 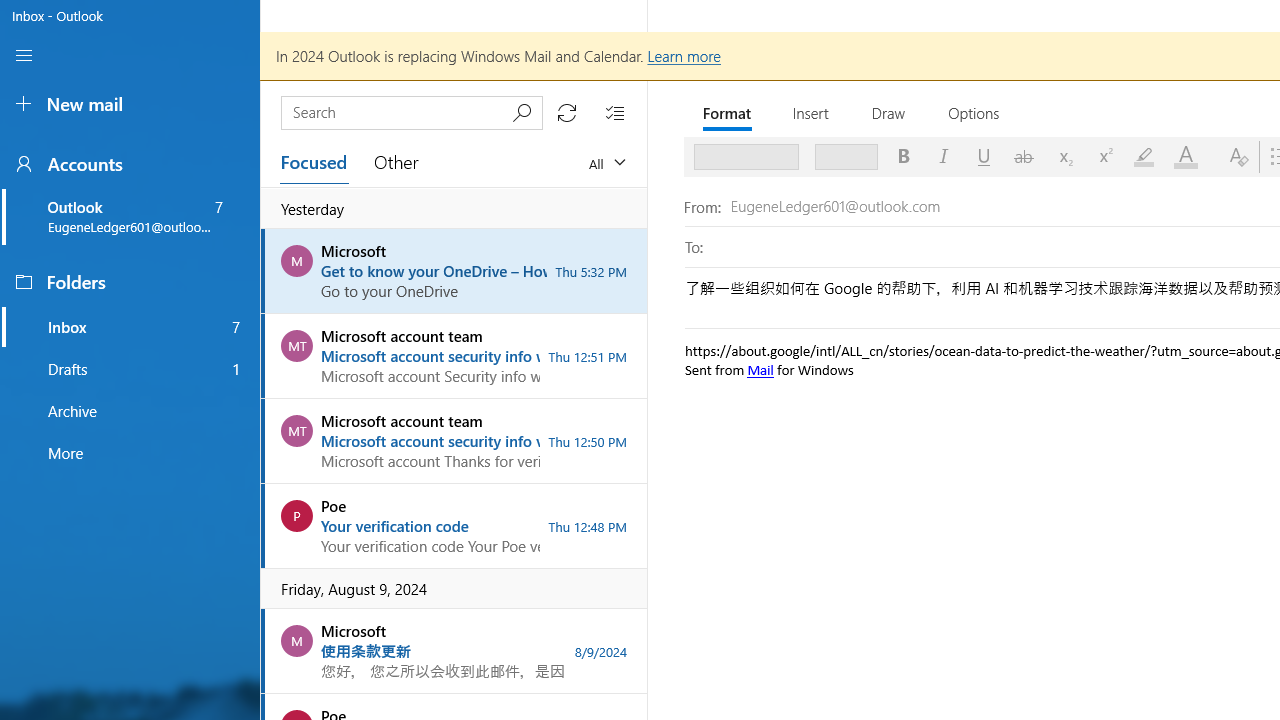 What do you see at coordinates (128, 410) in the screenshot?
I see `'Archive folder, favorite'` at bounding box center [128, 410].